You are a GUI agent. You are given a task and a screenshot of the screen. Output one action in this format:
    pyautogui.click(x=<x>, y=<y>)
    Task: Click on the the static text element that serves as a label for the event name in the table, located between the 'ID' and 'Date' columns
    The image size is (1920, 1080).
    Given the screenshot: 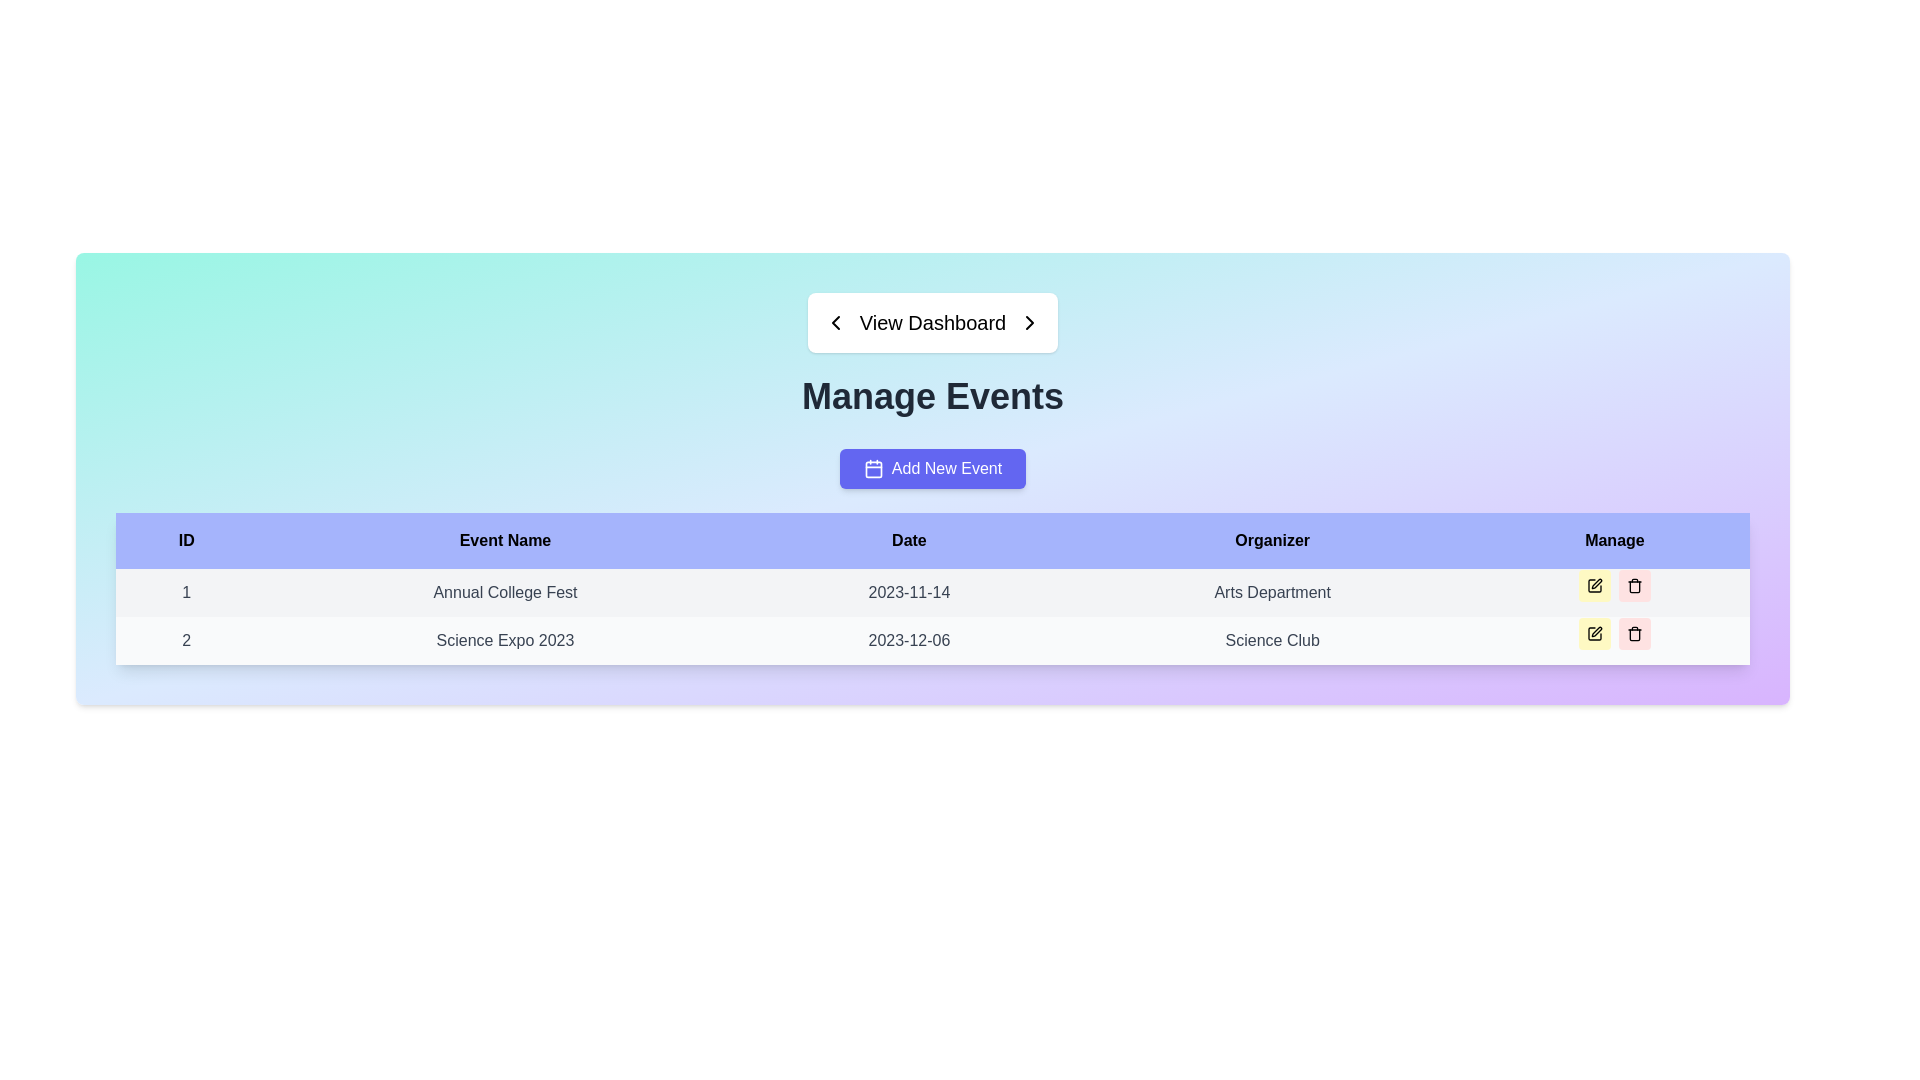 What is the action you would take?
    pyautogui.click(x=505, y=592)
    